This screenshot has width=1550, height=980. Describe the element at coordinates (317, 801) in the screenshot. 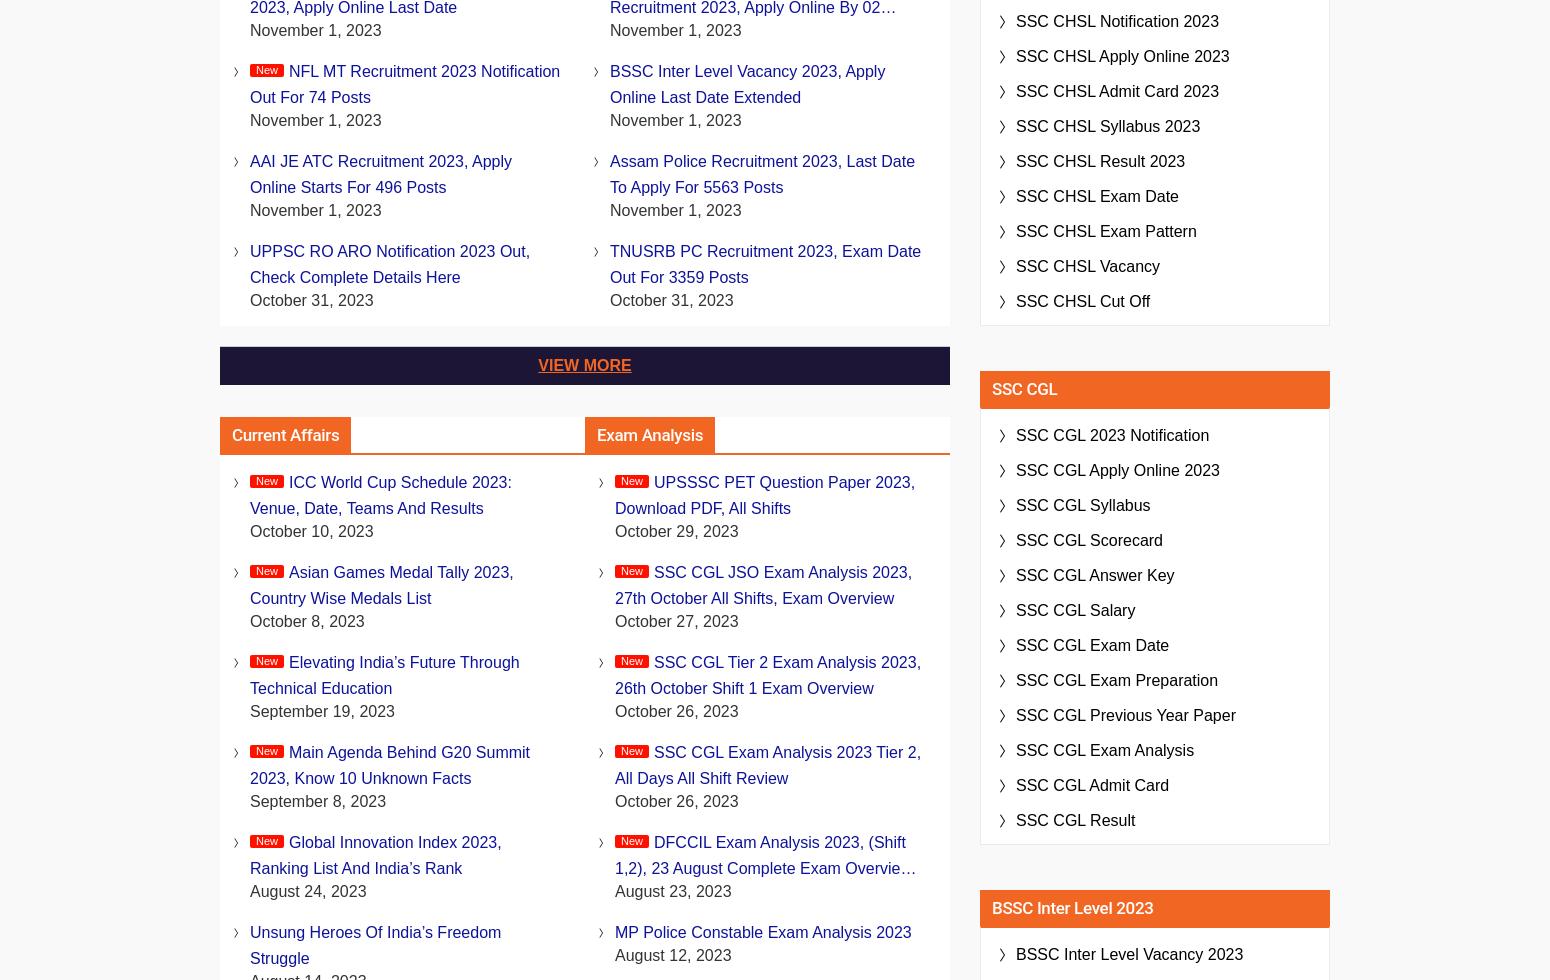

I see `'September 8, 2023'` at that location.